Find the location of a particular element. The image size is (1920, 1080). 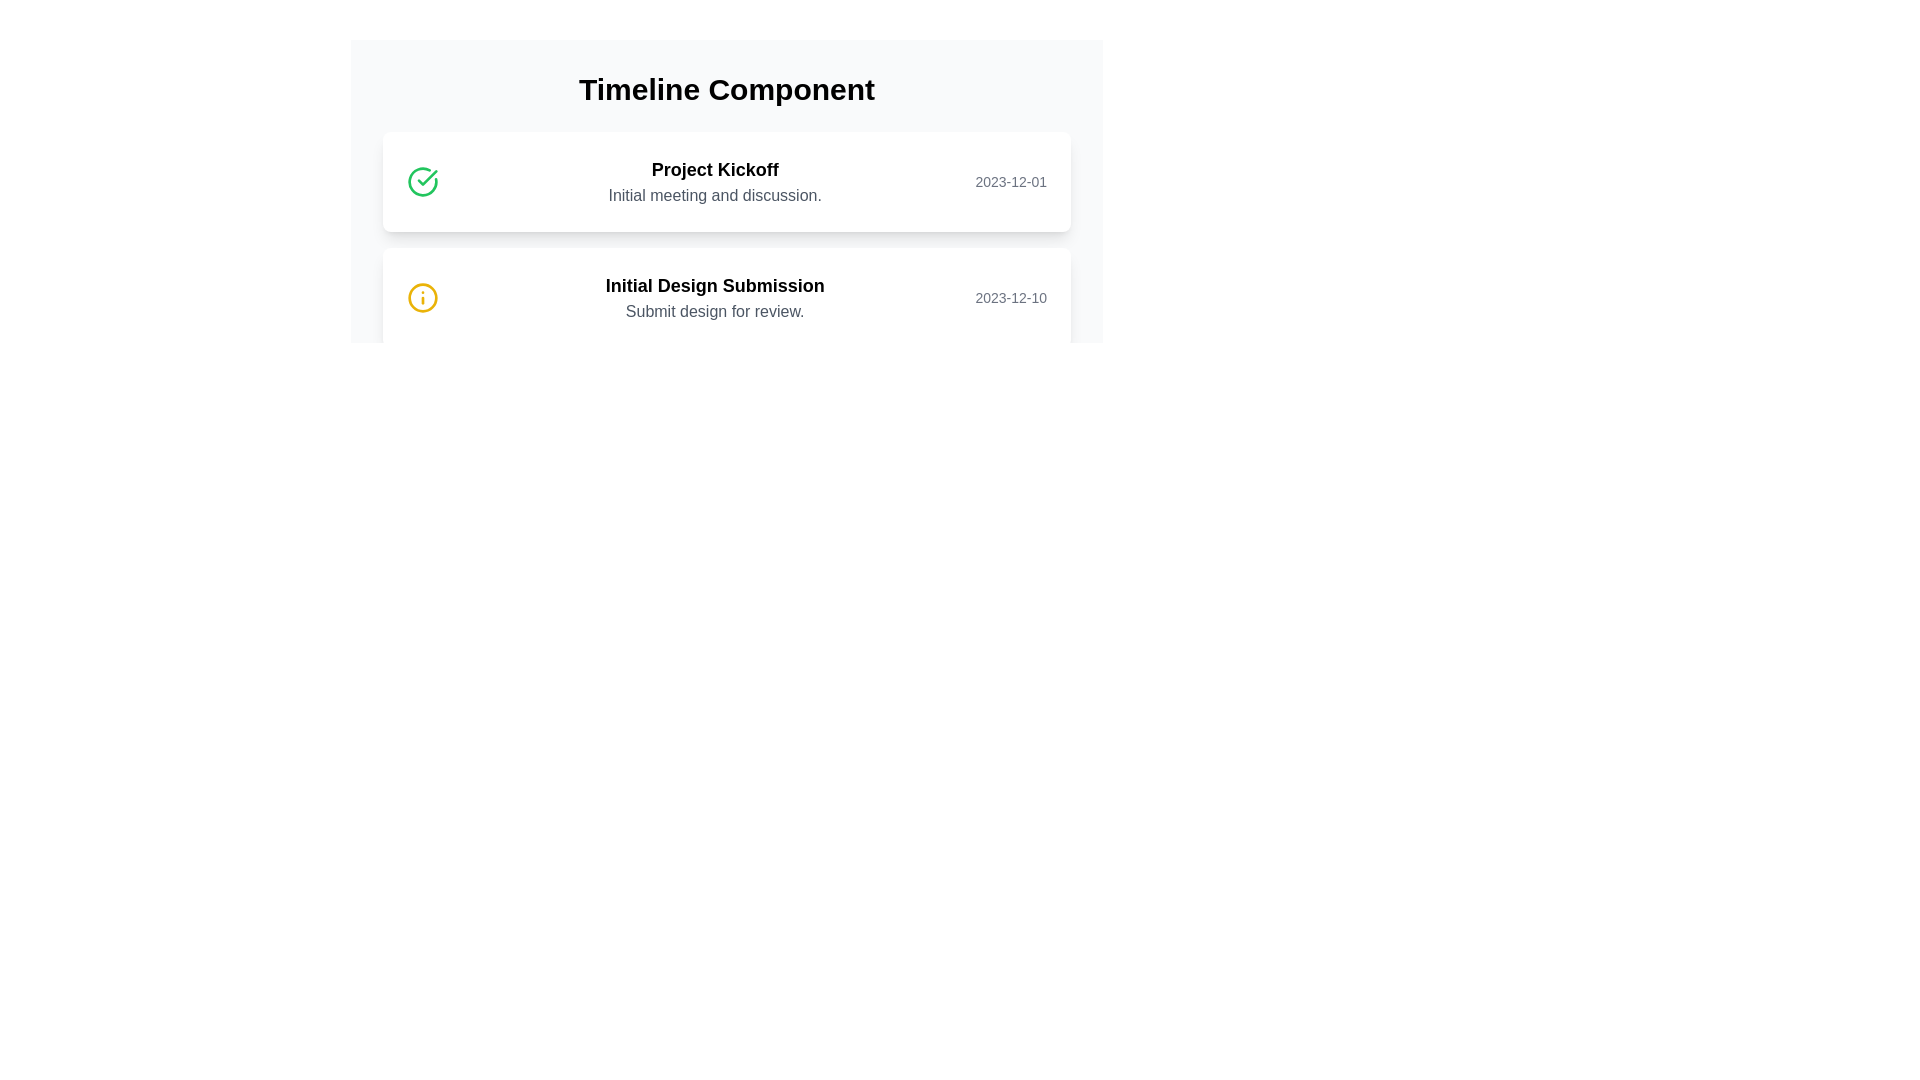

text of the UI element displaying 'Initial Design Submission' and 'Submit design for review.' is located at coordinates (715, 297).